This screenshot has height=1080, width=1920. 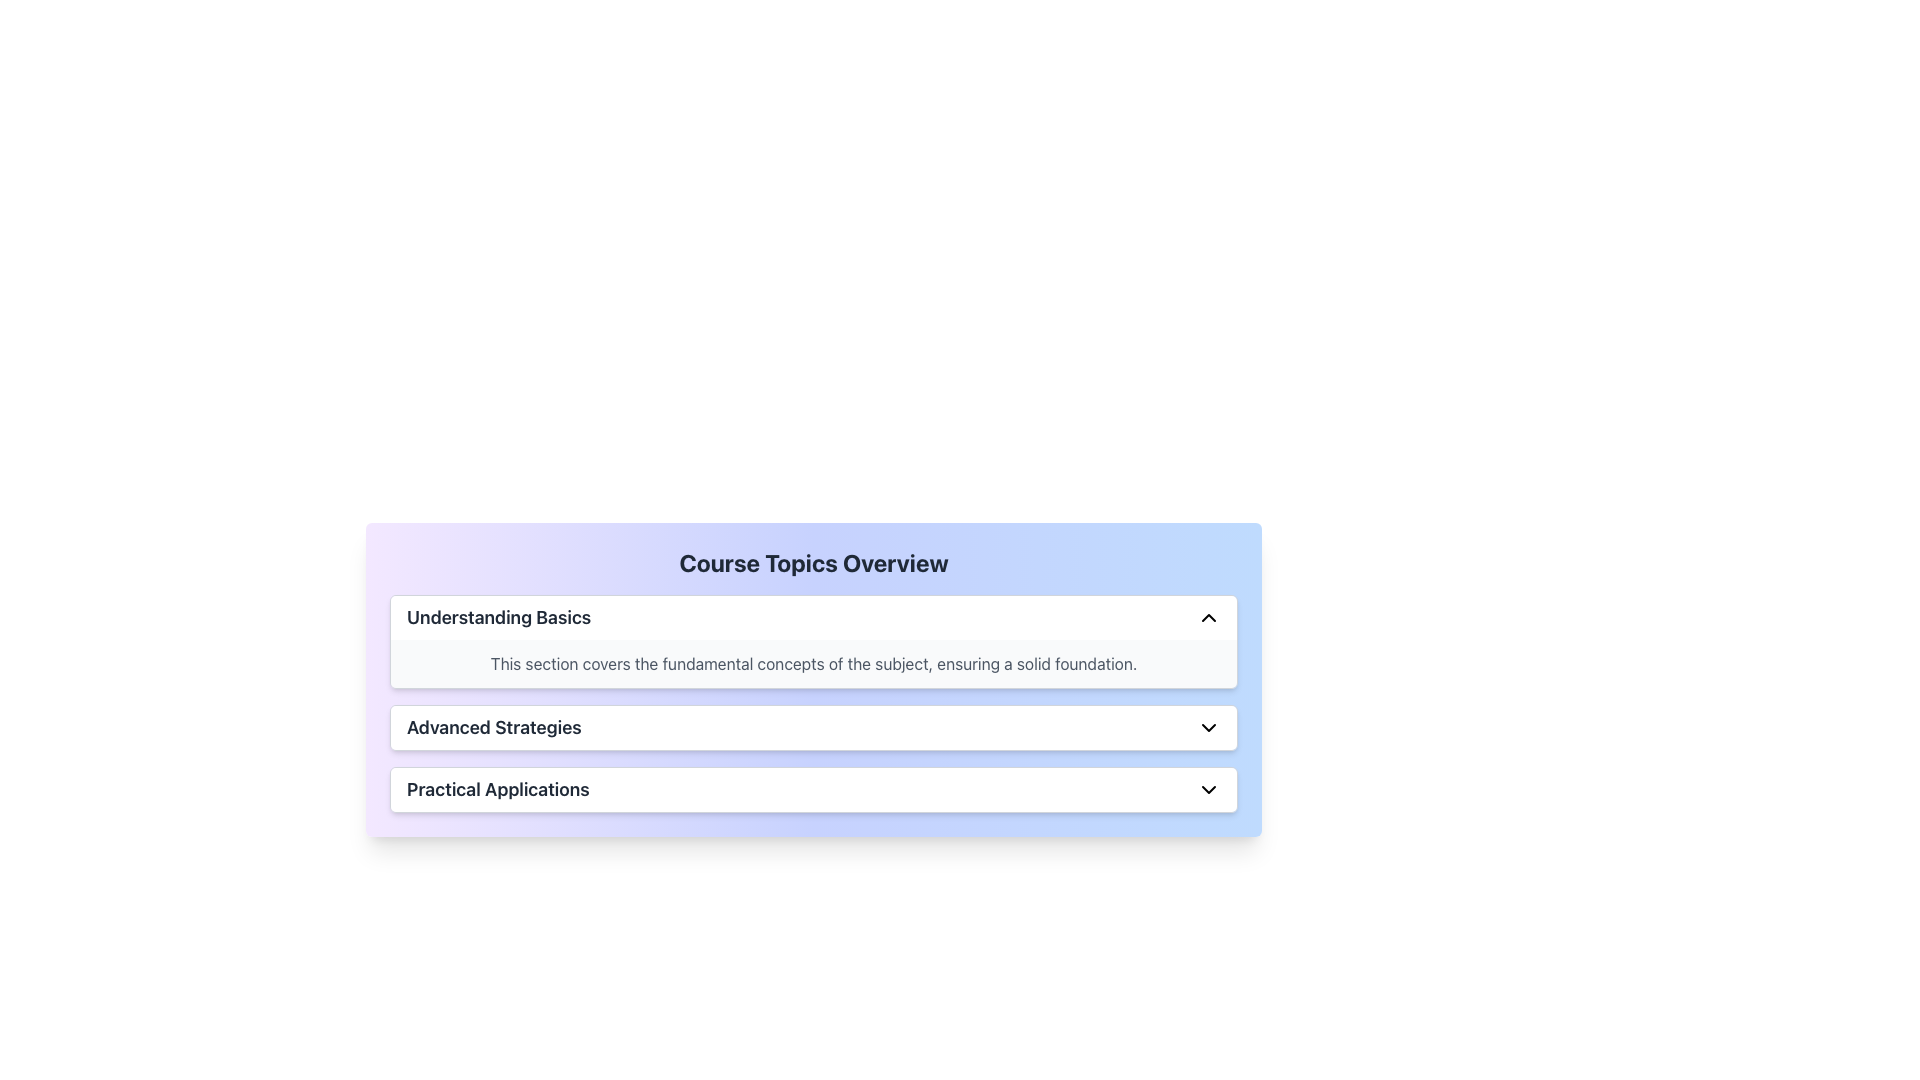 I want to click on the central heading element styled with large, bold fonts and deep gray color to focus on it, so click(x=814, y=563).